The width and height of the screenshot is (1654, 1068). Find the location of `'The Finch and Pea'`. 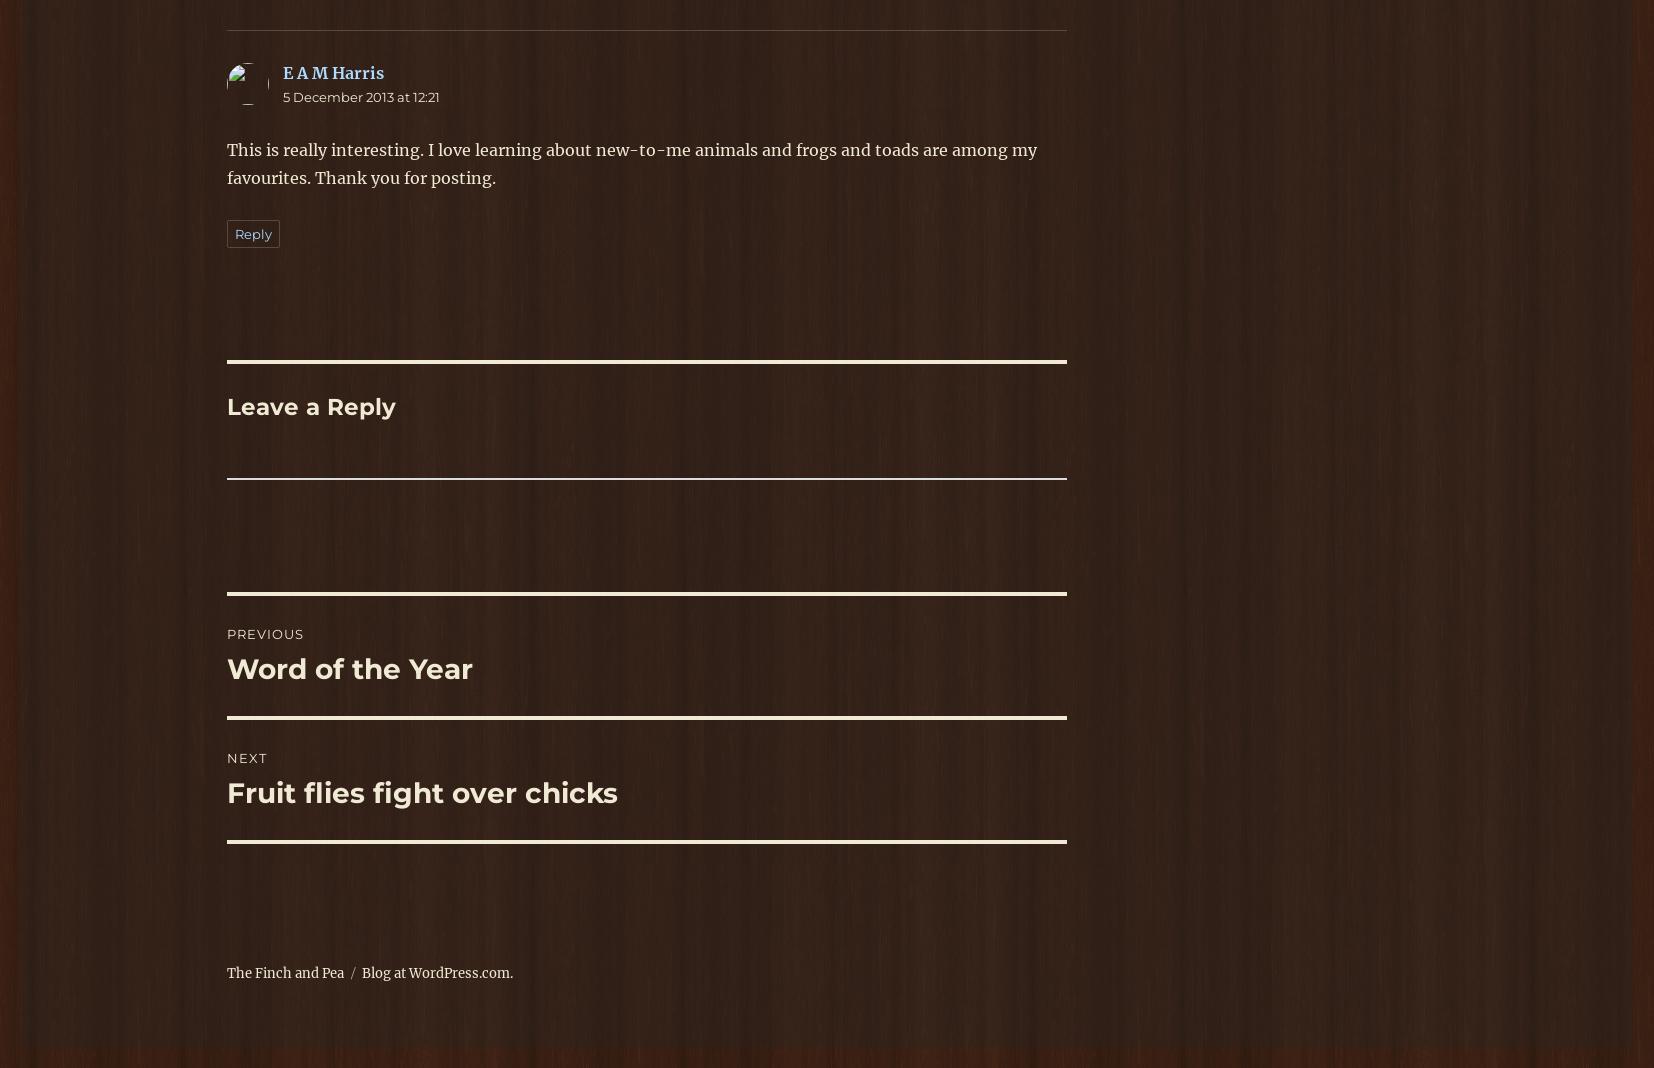

'The Finch and Pea' is located at coordinates (225, 973).